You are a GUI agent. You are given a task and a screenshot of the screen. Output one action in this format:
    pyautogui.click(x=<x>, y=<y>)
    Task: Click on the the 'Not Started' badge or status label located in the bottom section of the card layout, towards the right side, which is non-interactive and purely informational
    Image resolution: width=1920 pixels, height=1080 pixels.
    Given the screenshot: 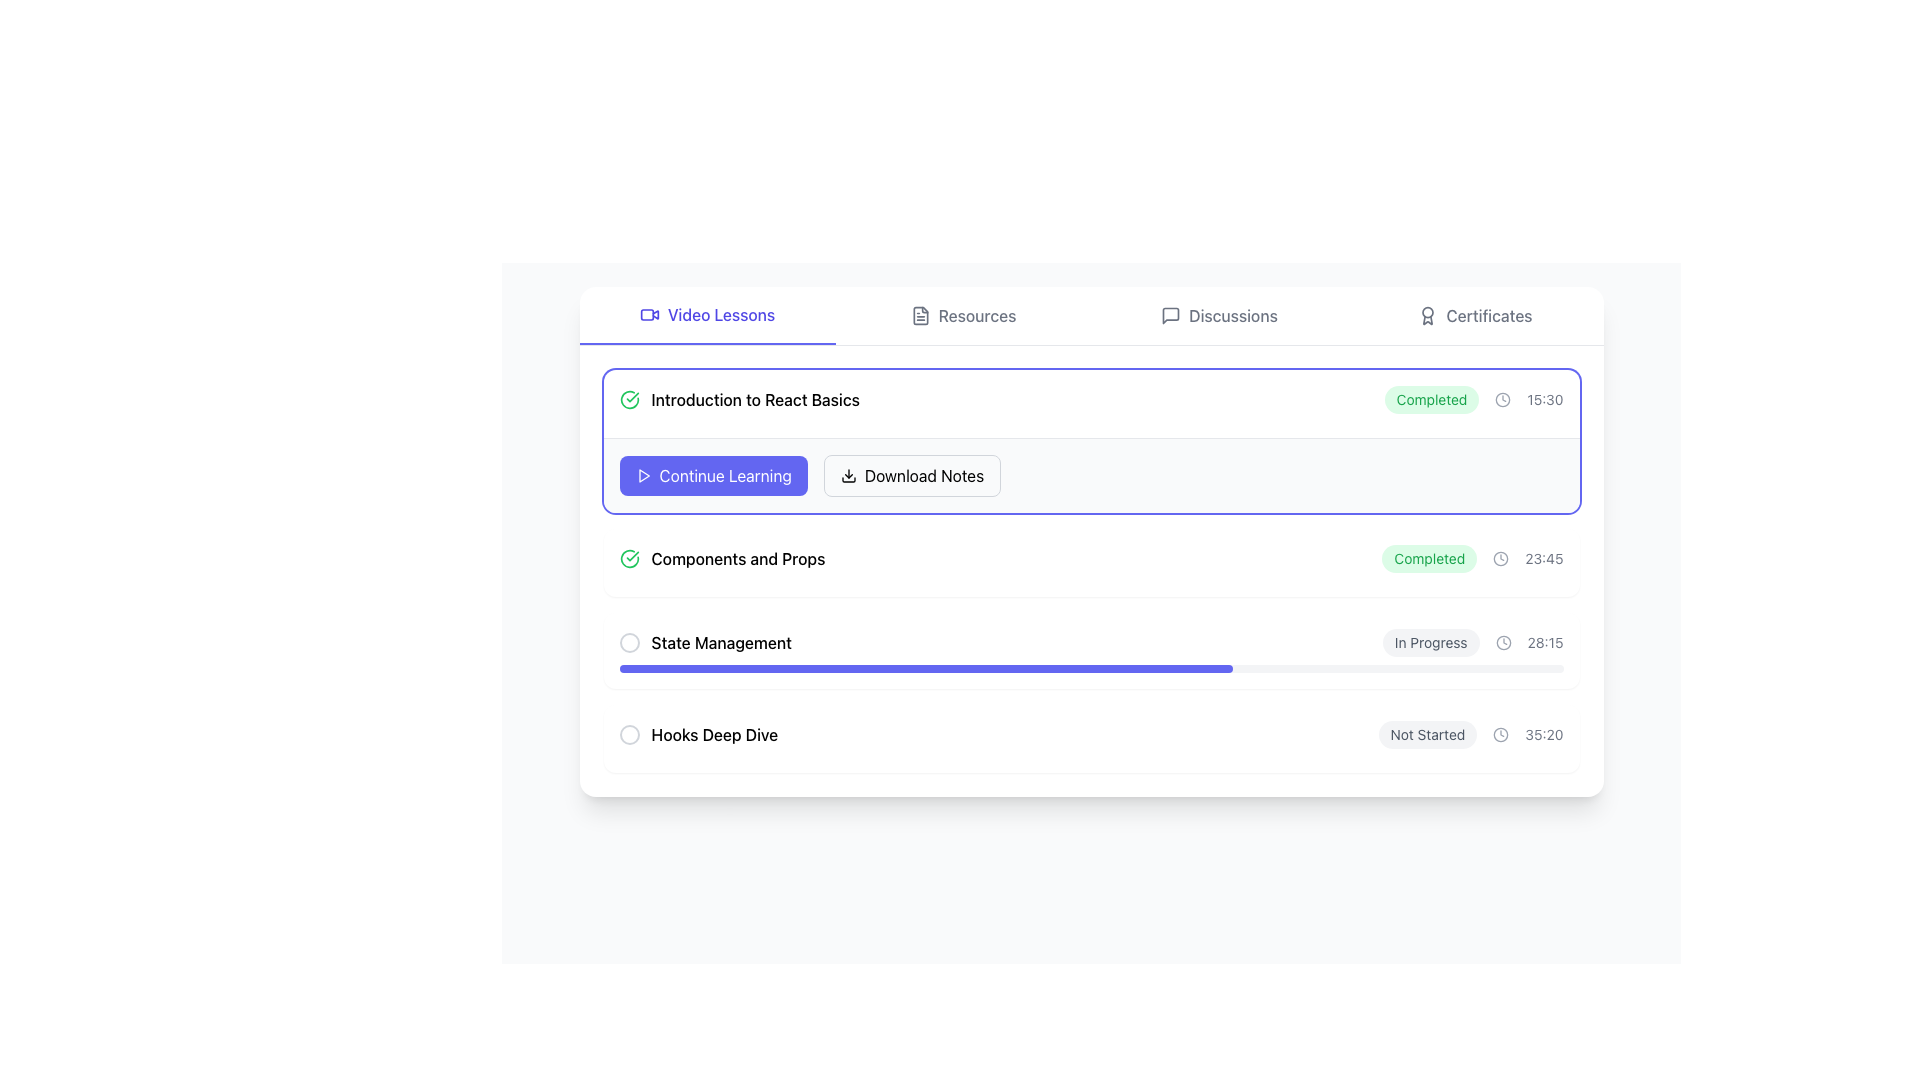 What is the action you would take?
    pyautogui.click(x=1426, y=735)
    